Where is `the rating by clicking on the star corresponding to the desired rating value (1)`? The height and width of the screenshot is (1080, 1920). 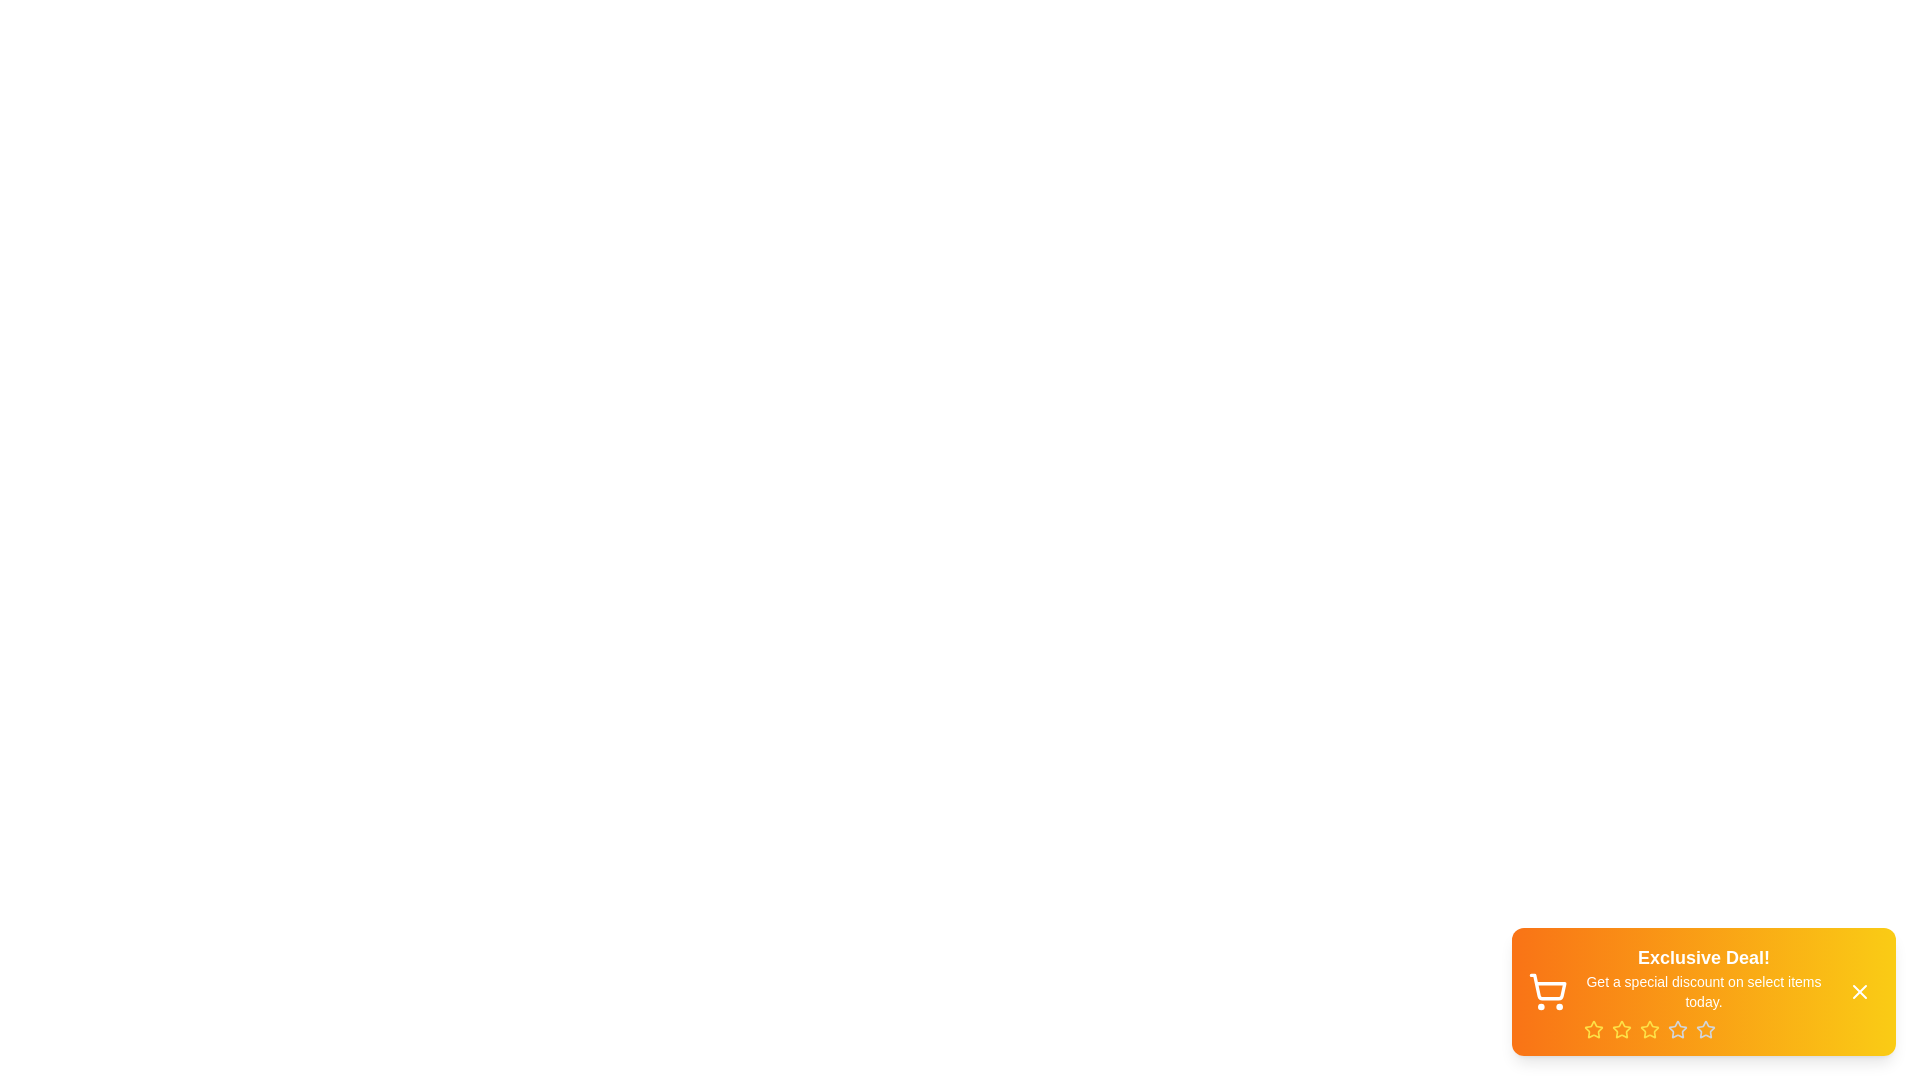
the rating by clicking on the star corresponding to the desired rating value (1) is located at coordinates (1592, 1029).